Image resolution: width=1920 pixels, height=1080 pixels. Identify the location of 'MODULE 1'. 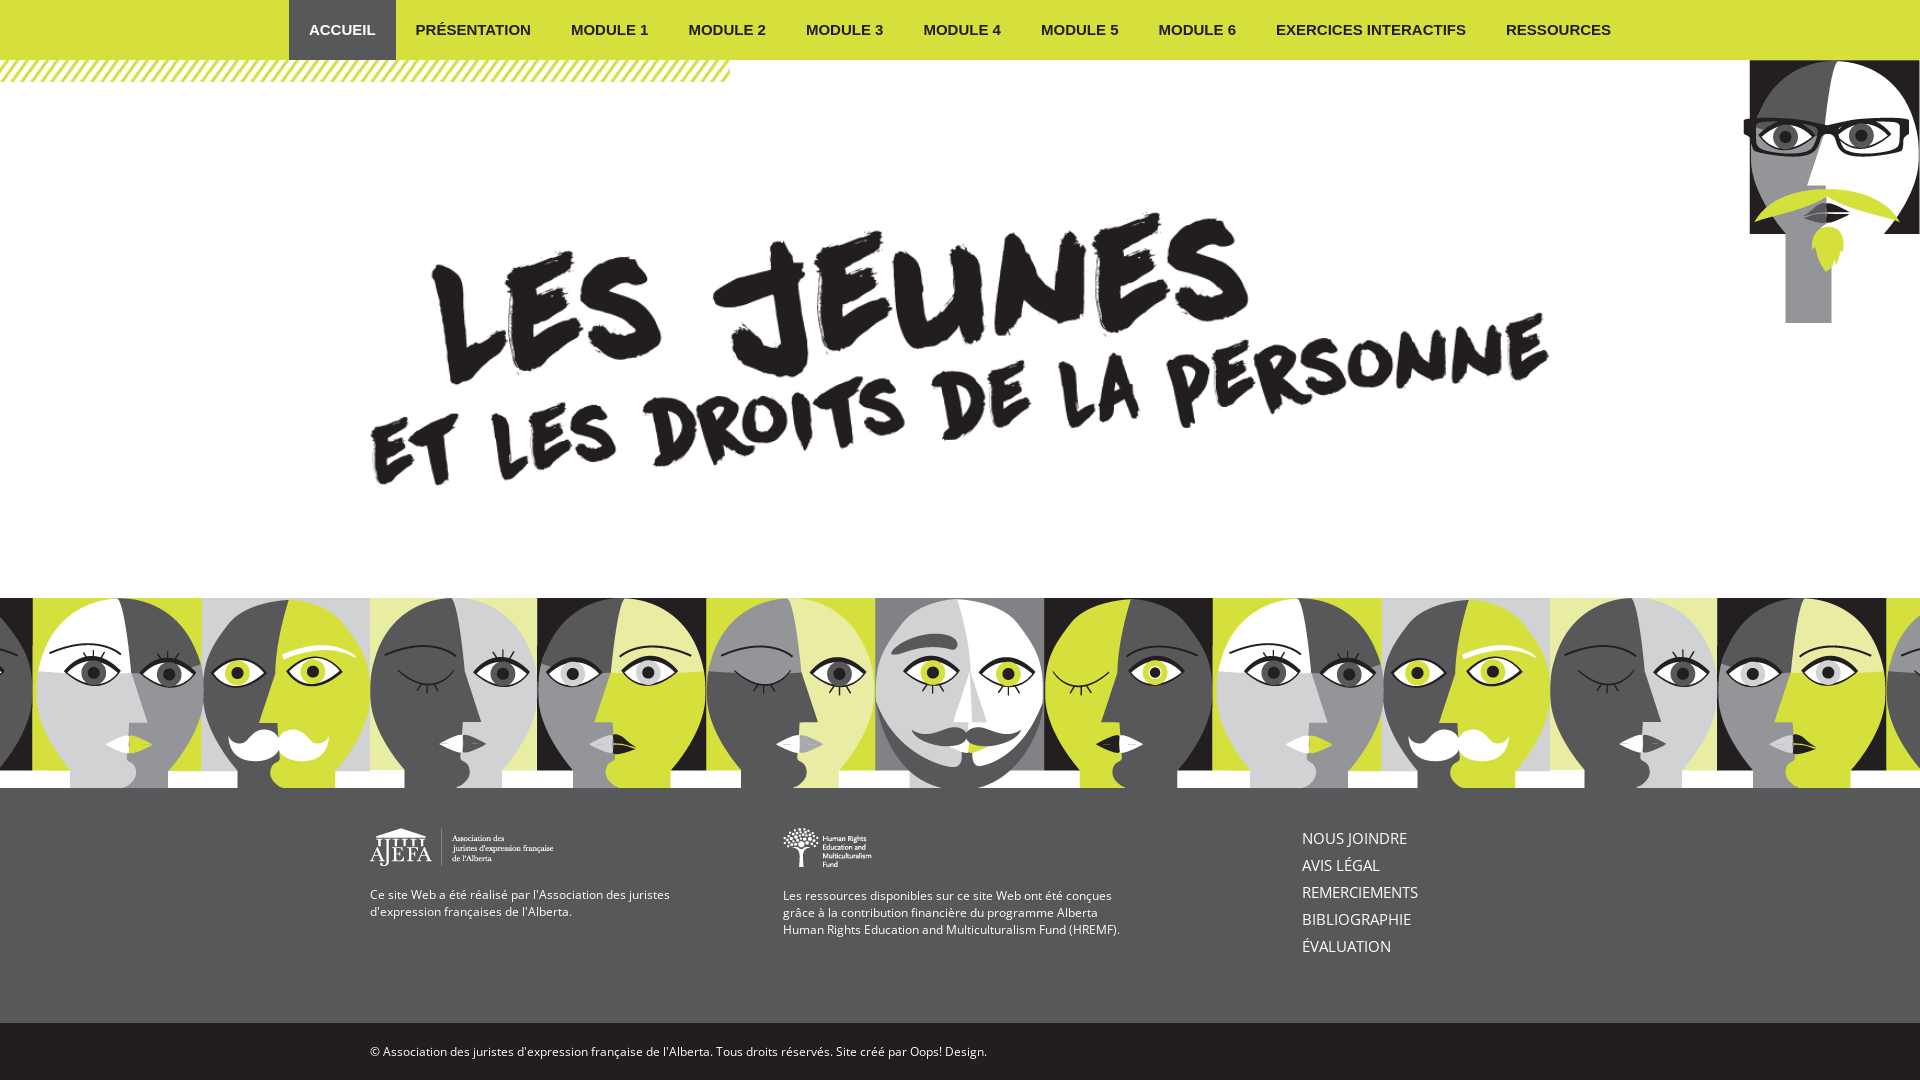
(608, 30).